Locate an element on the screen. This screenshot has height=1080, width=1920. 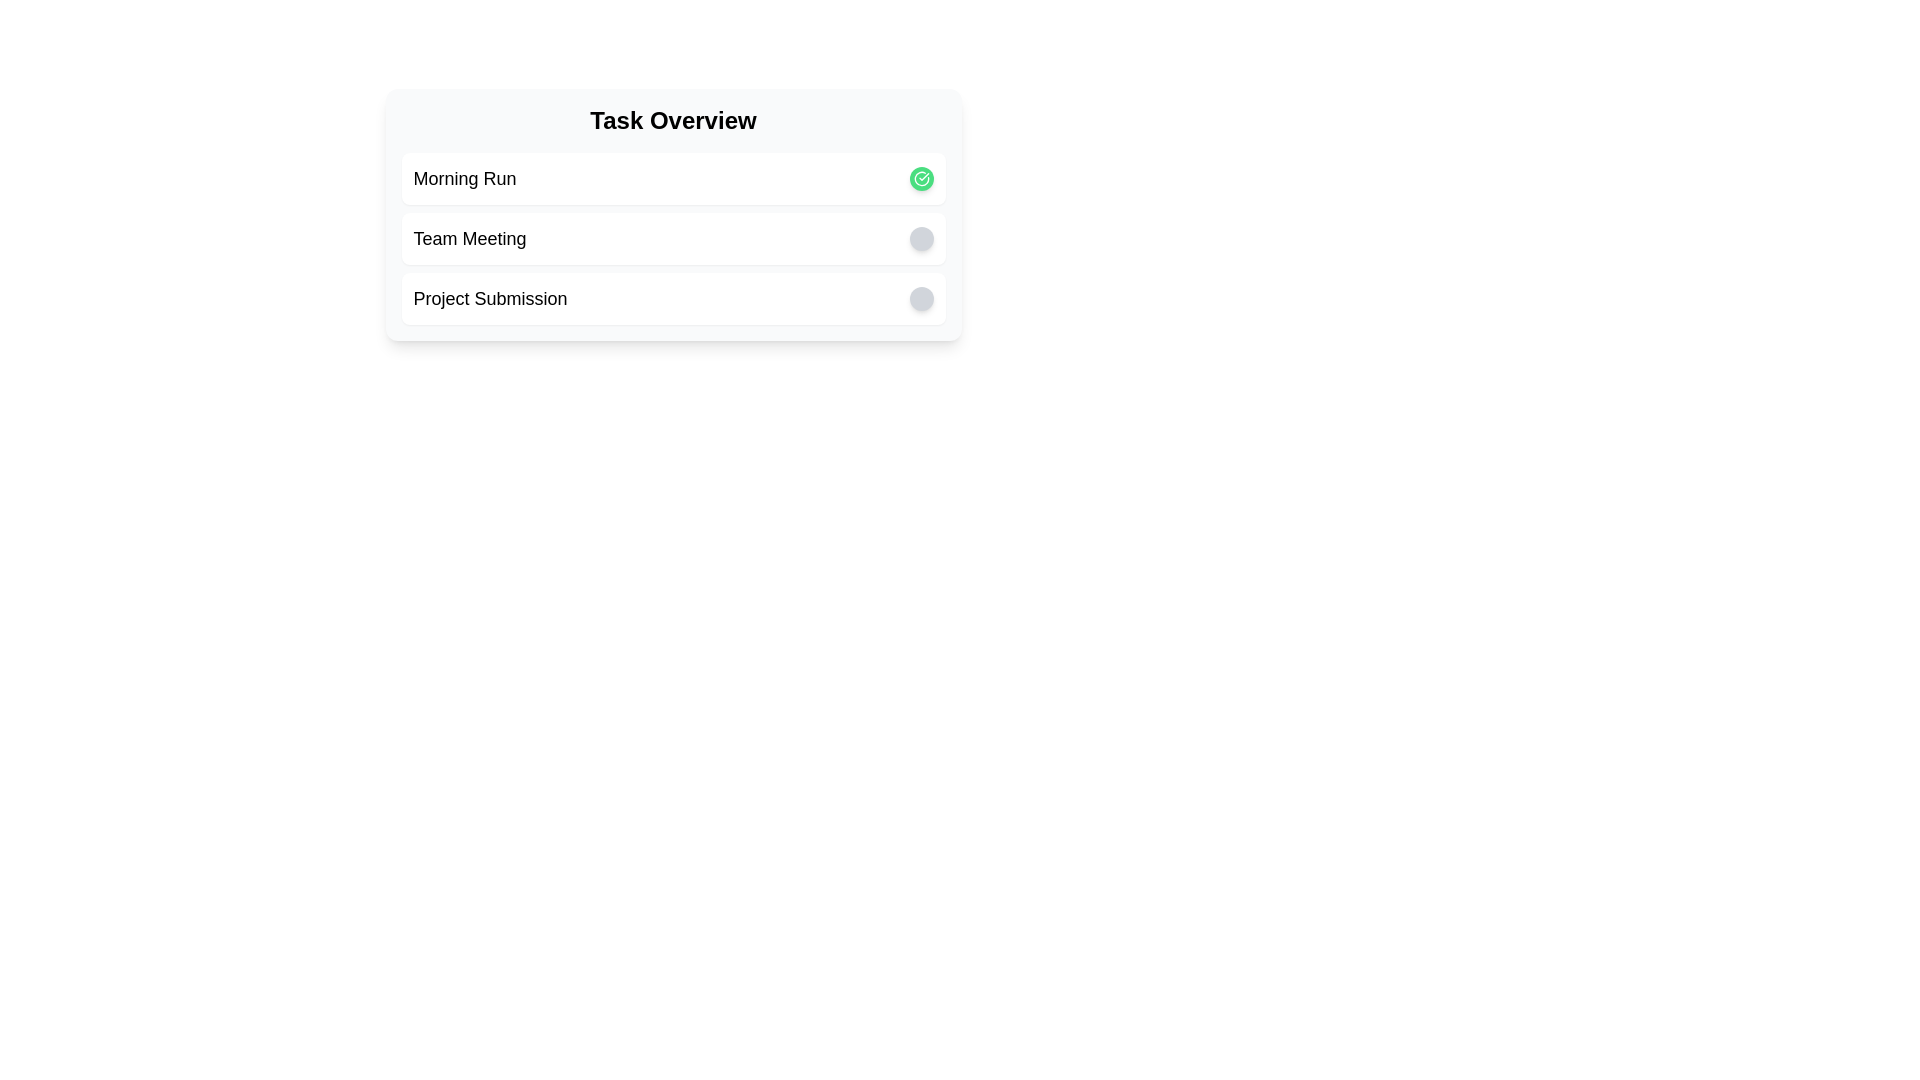
the 'Task Overview' text header, which is prominently displayed at the top of the panel, styled in bold and large font, serving as the heading for the task list is located at coordinates (673, 120).